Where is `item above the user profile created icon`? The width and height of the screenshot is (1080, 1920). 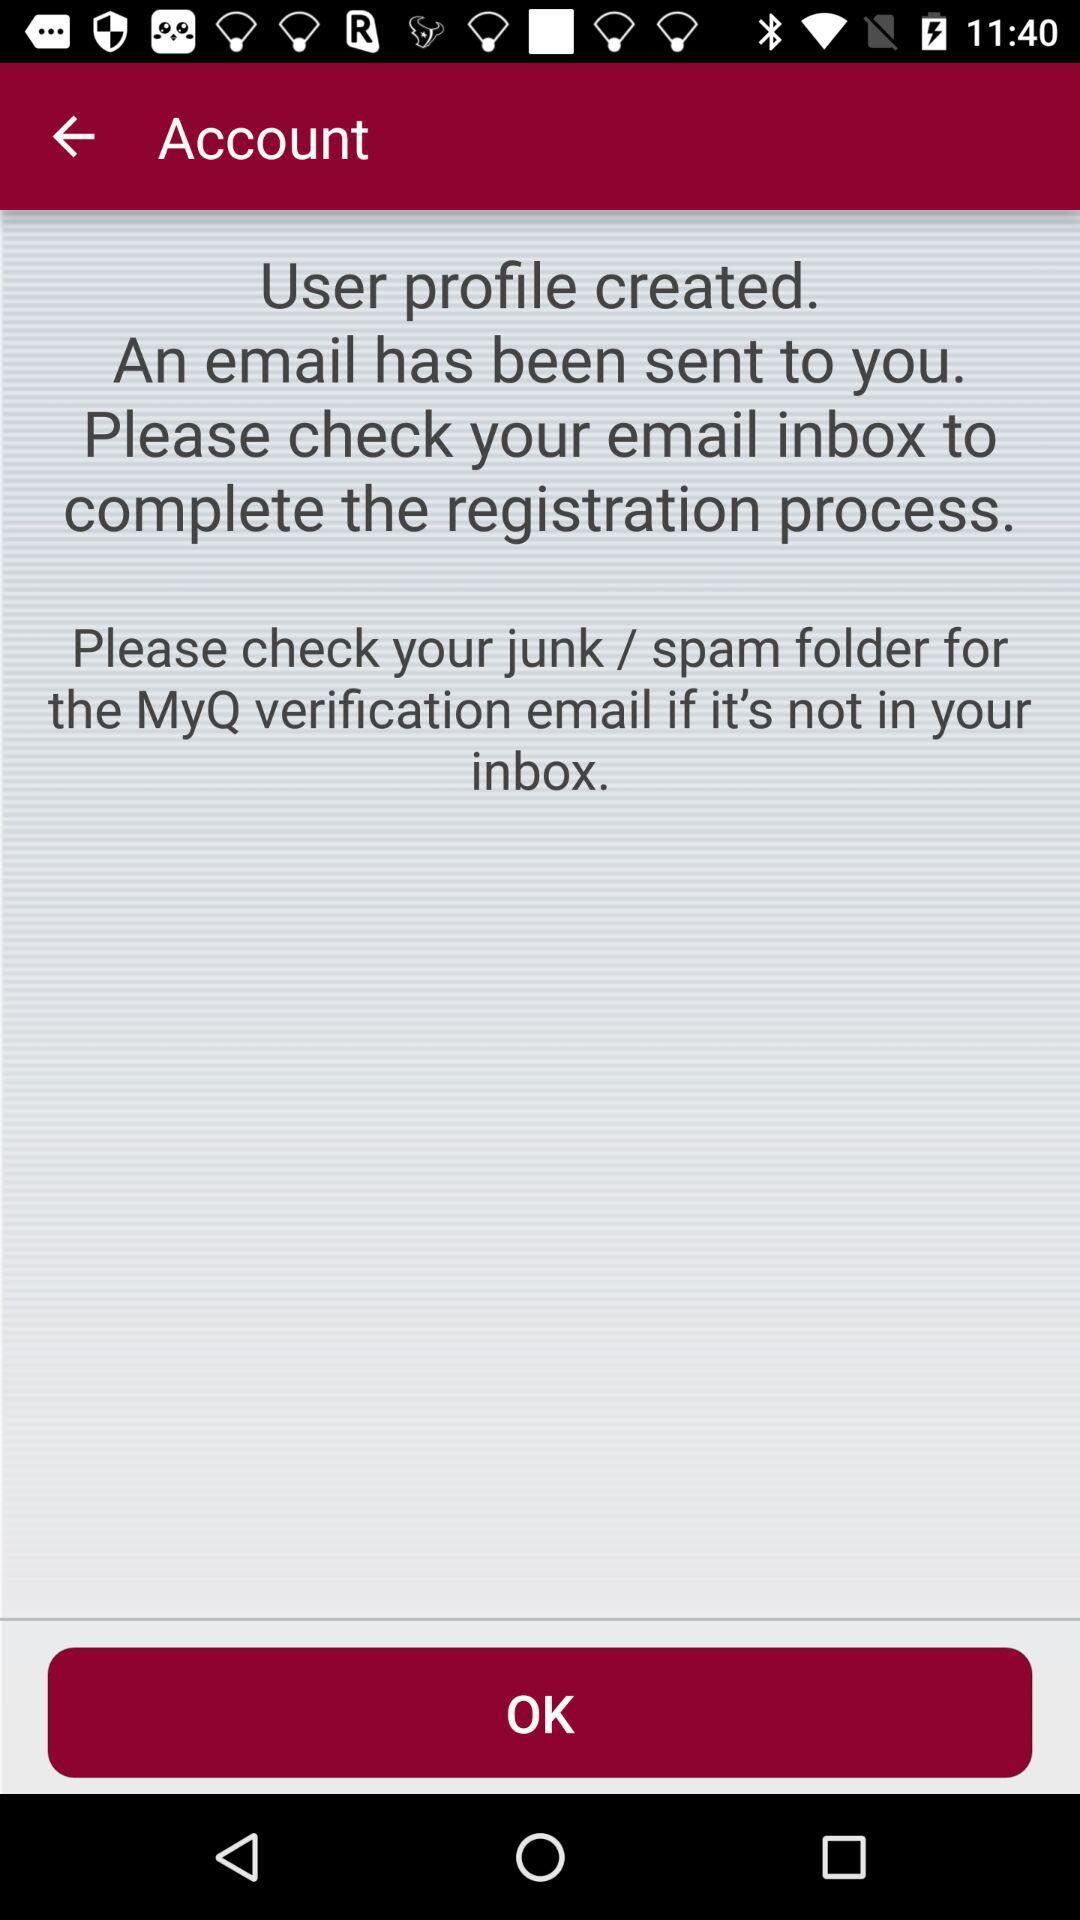
item above the user profile created icon is located at coordinates (72, 135).